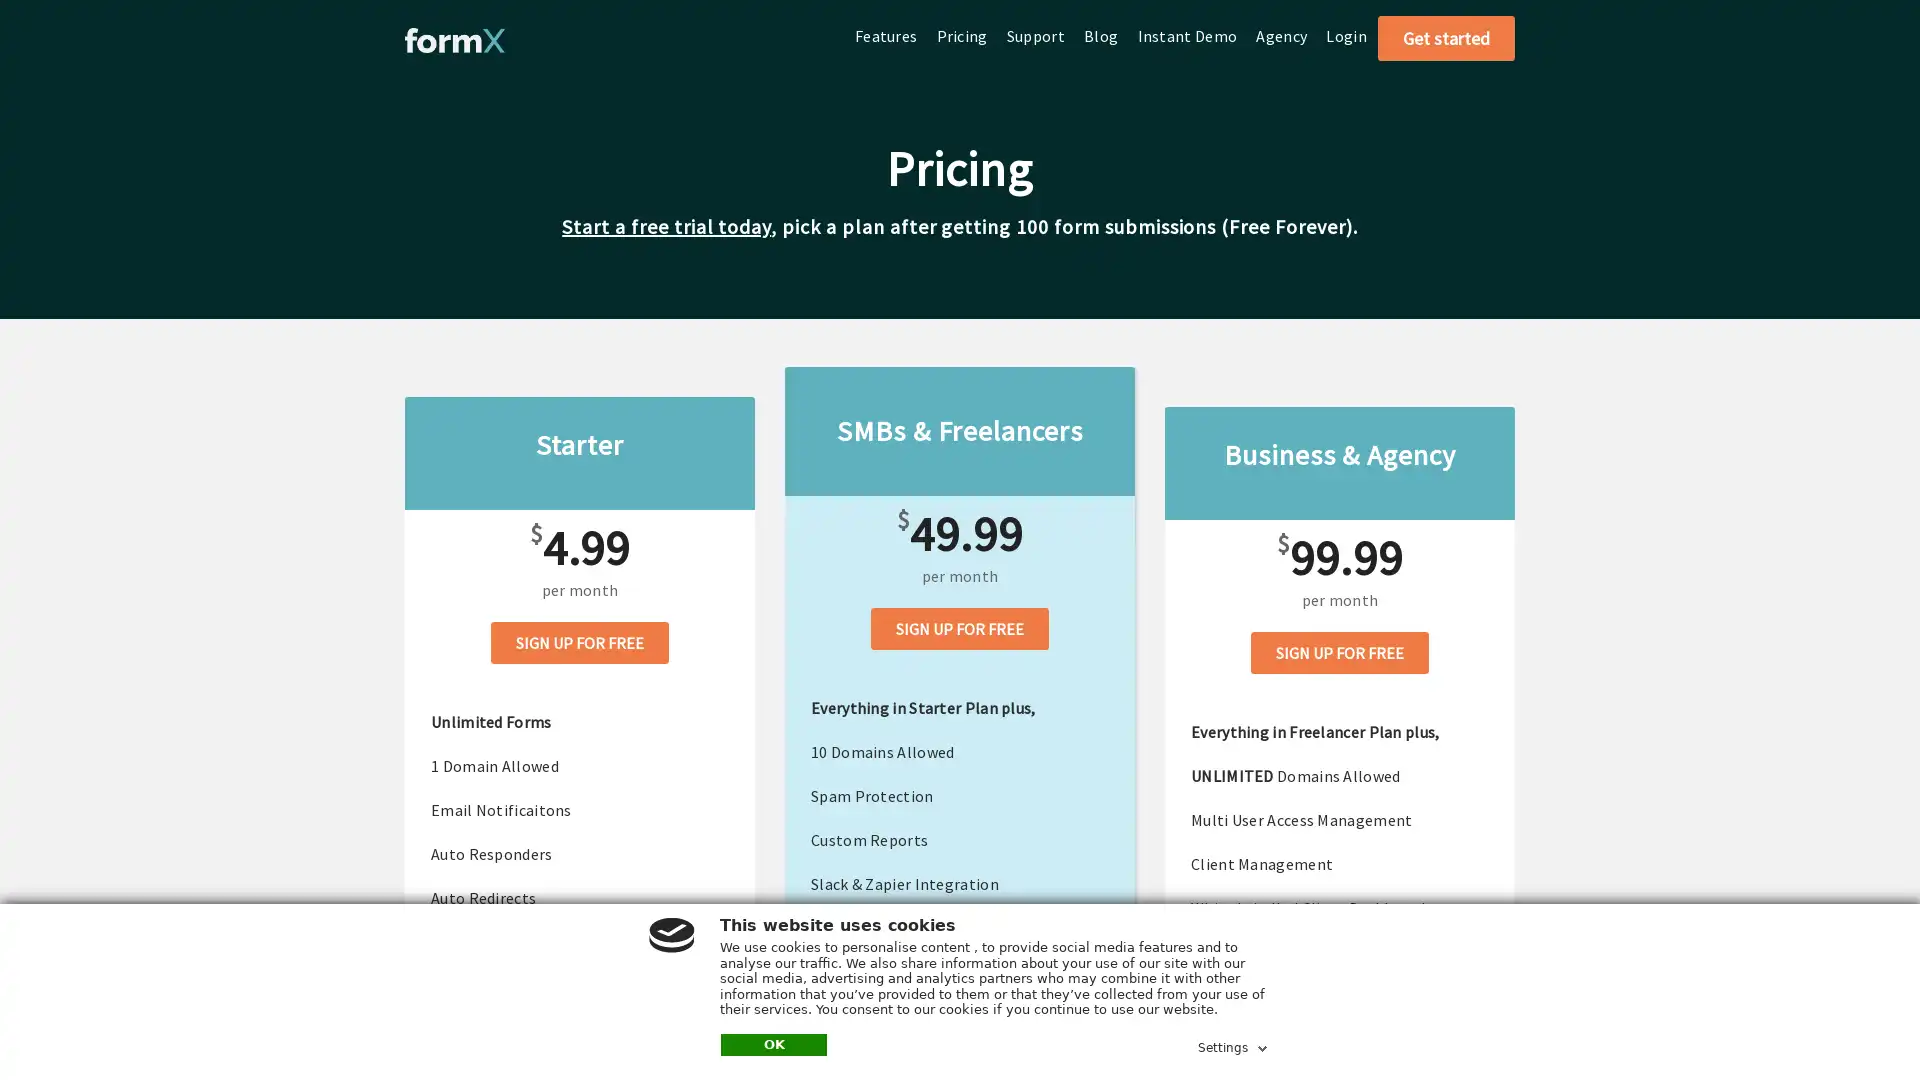 The width and height of the screenshot is (1920, 1080). Describe the element at coordinates (960, 627) in the screenshot. I see `SIGN UP FOR FREE` at that location.